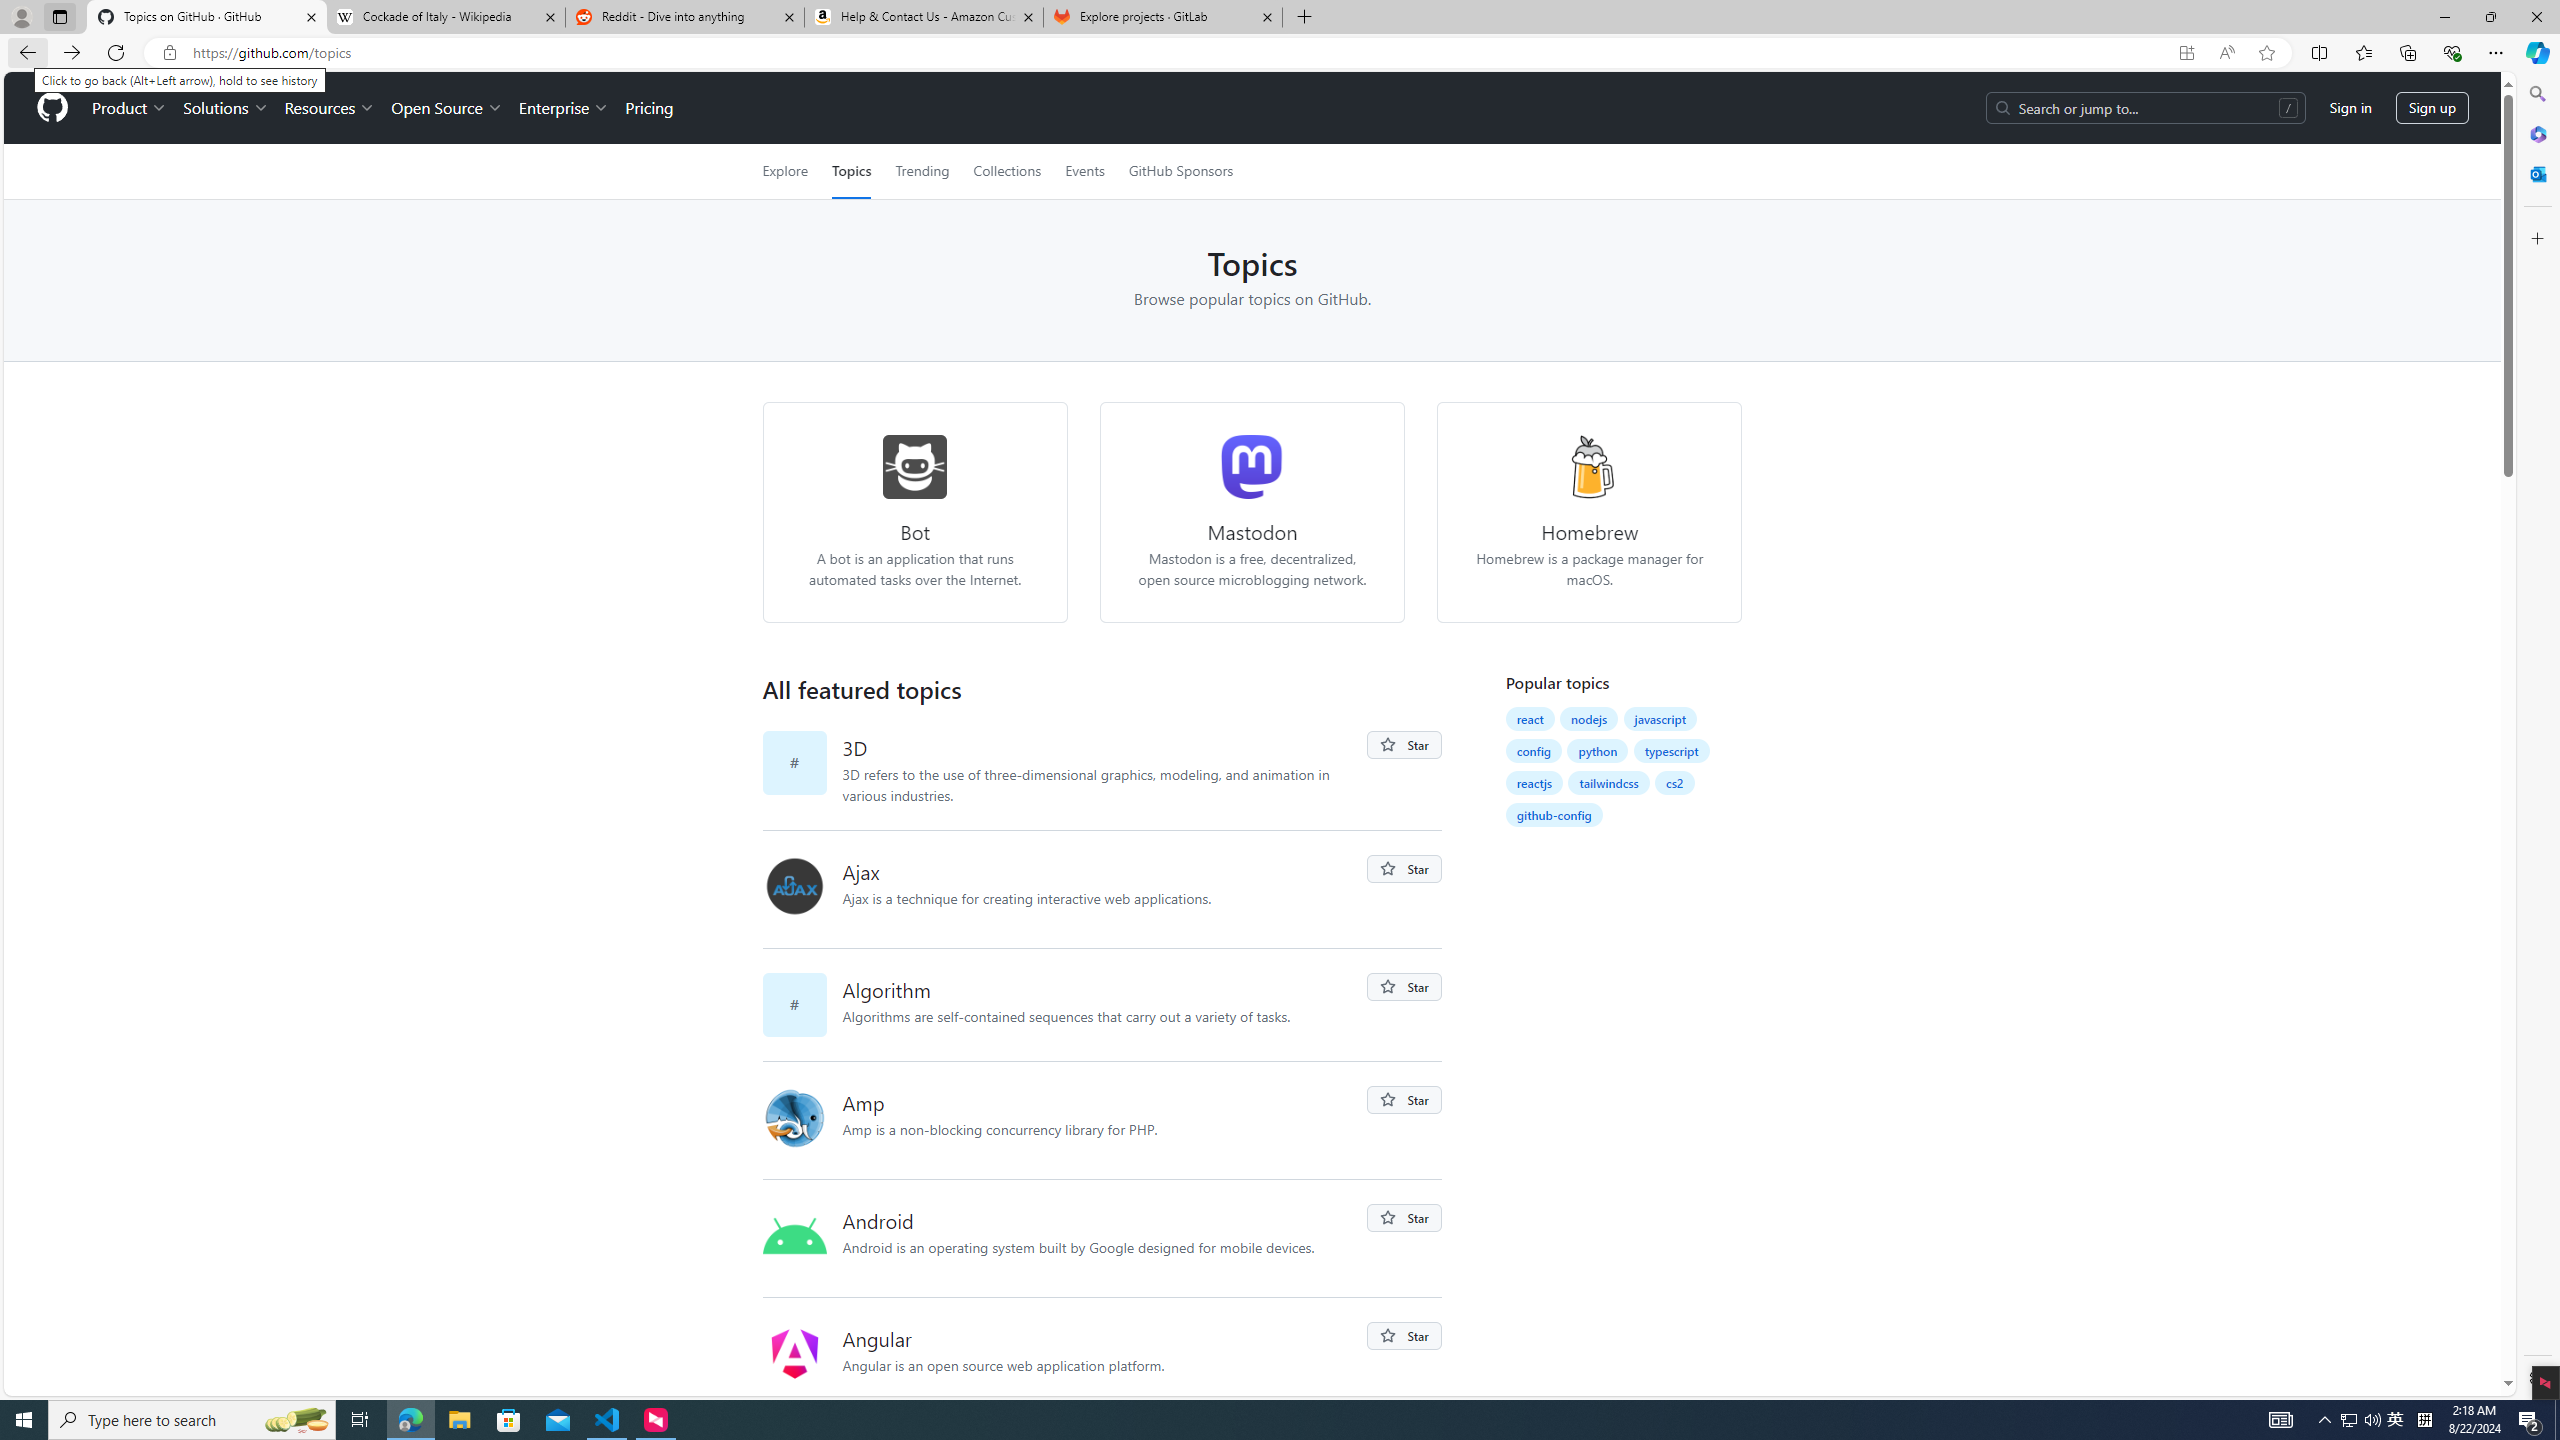 The image size is (2560, 1440). What do you see at coordinates (1528, 719) in the screenshot?
I see `'react'` at bounding box center [1528, 719].